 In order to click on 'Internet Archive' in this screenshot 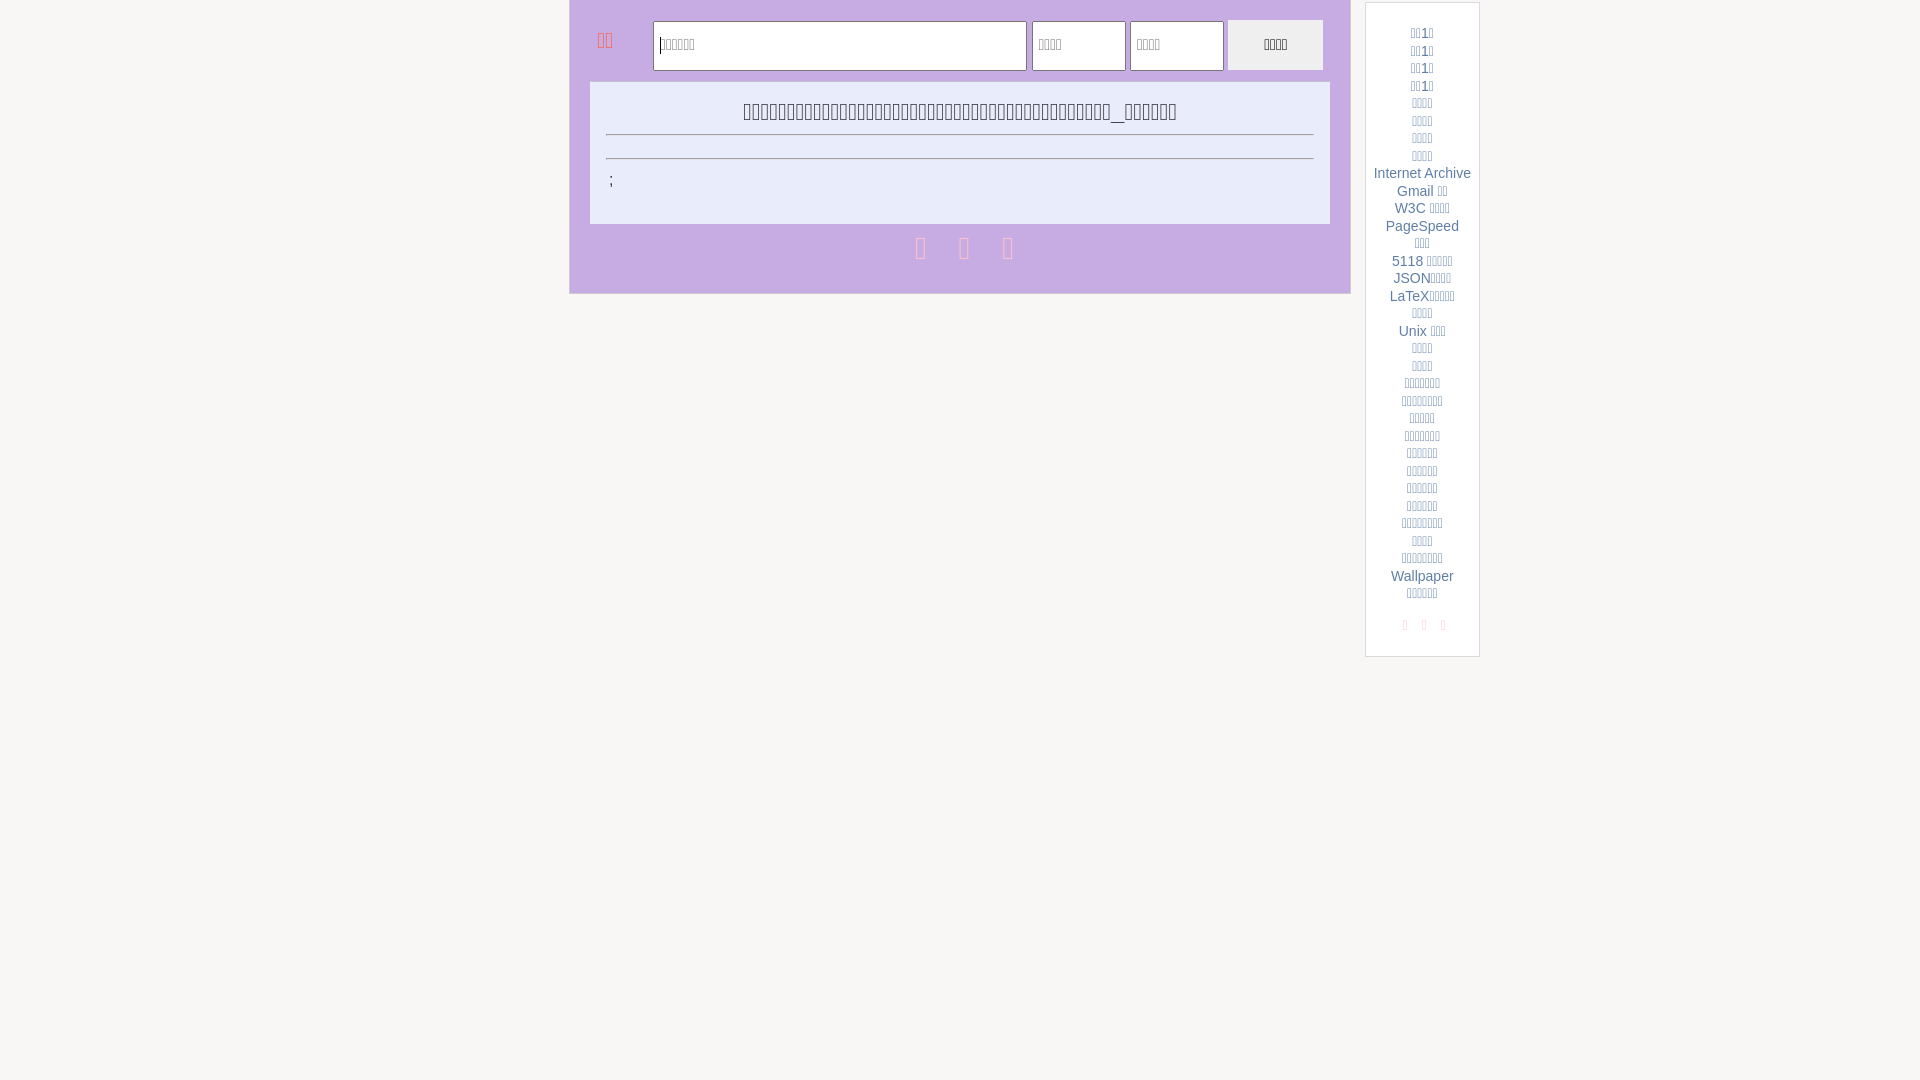, I will do `click(1421, 172)`.